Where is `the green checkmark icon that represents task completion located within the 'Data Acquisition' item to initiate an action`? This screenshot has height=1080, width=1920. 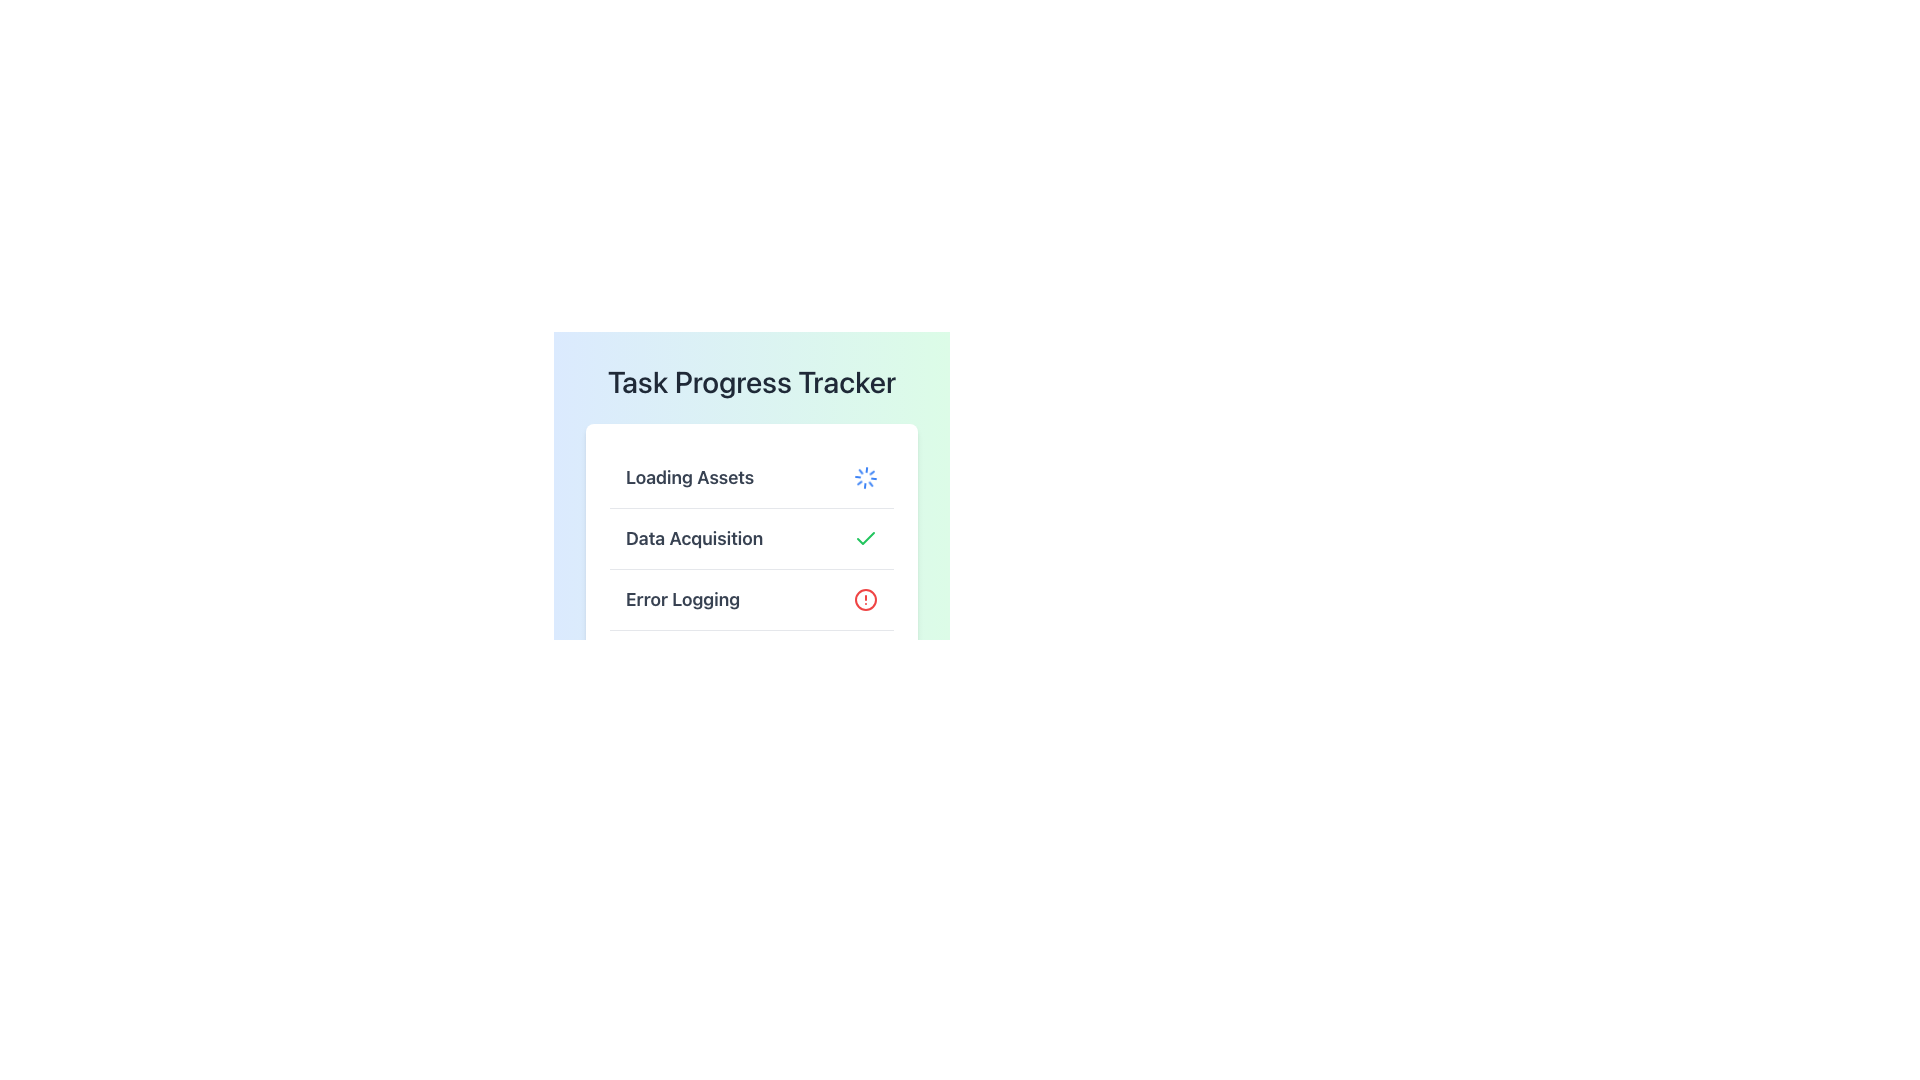 the green checkmark icon that represents task completion located within the 'Data Acquisition' item to initiate an action is located at coordinates (865, 538).